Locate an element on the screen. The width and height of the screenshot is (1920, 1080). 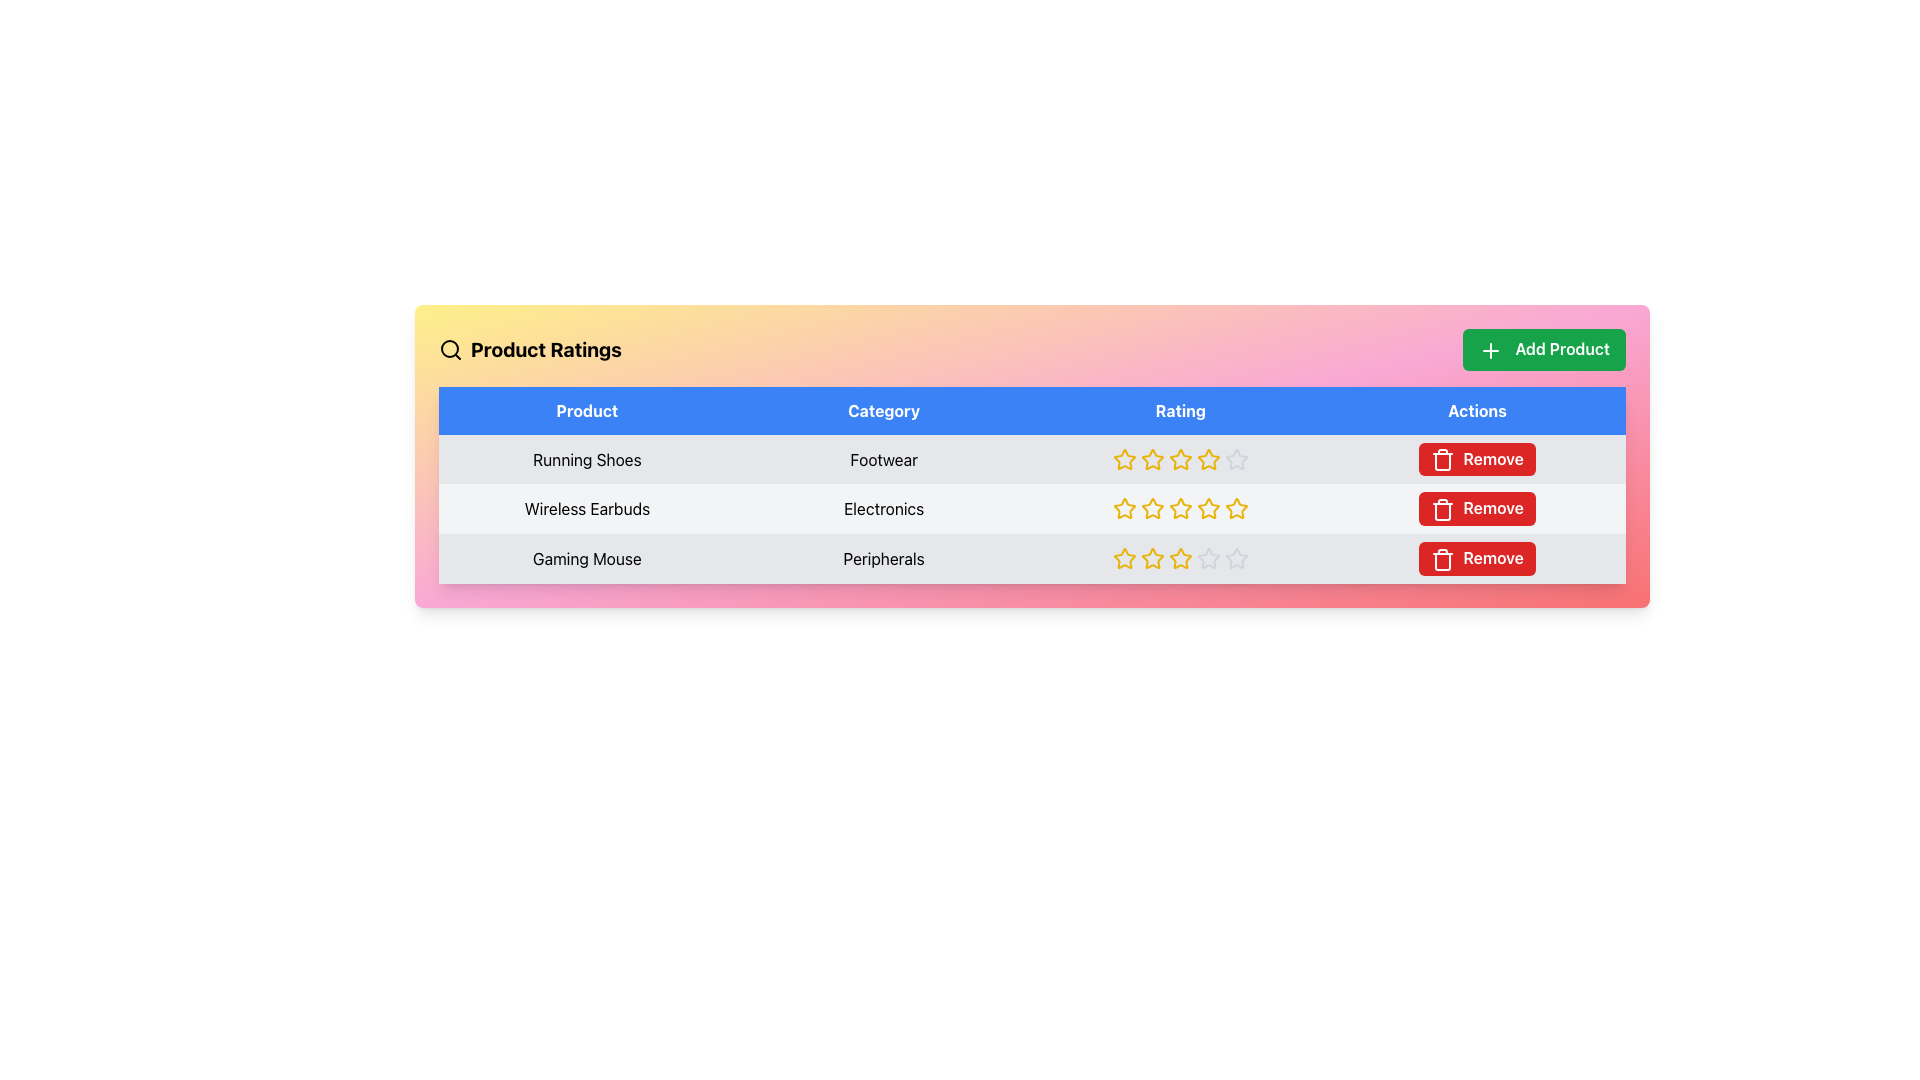
the 'Rating' column header, which is a blue rectangular element with bold white text, part of a structured table layout is located at coordinates (1180, 409).